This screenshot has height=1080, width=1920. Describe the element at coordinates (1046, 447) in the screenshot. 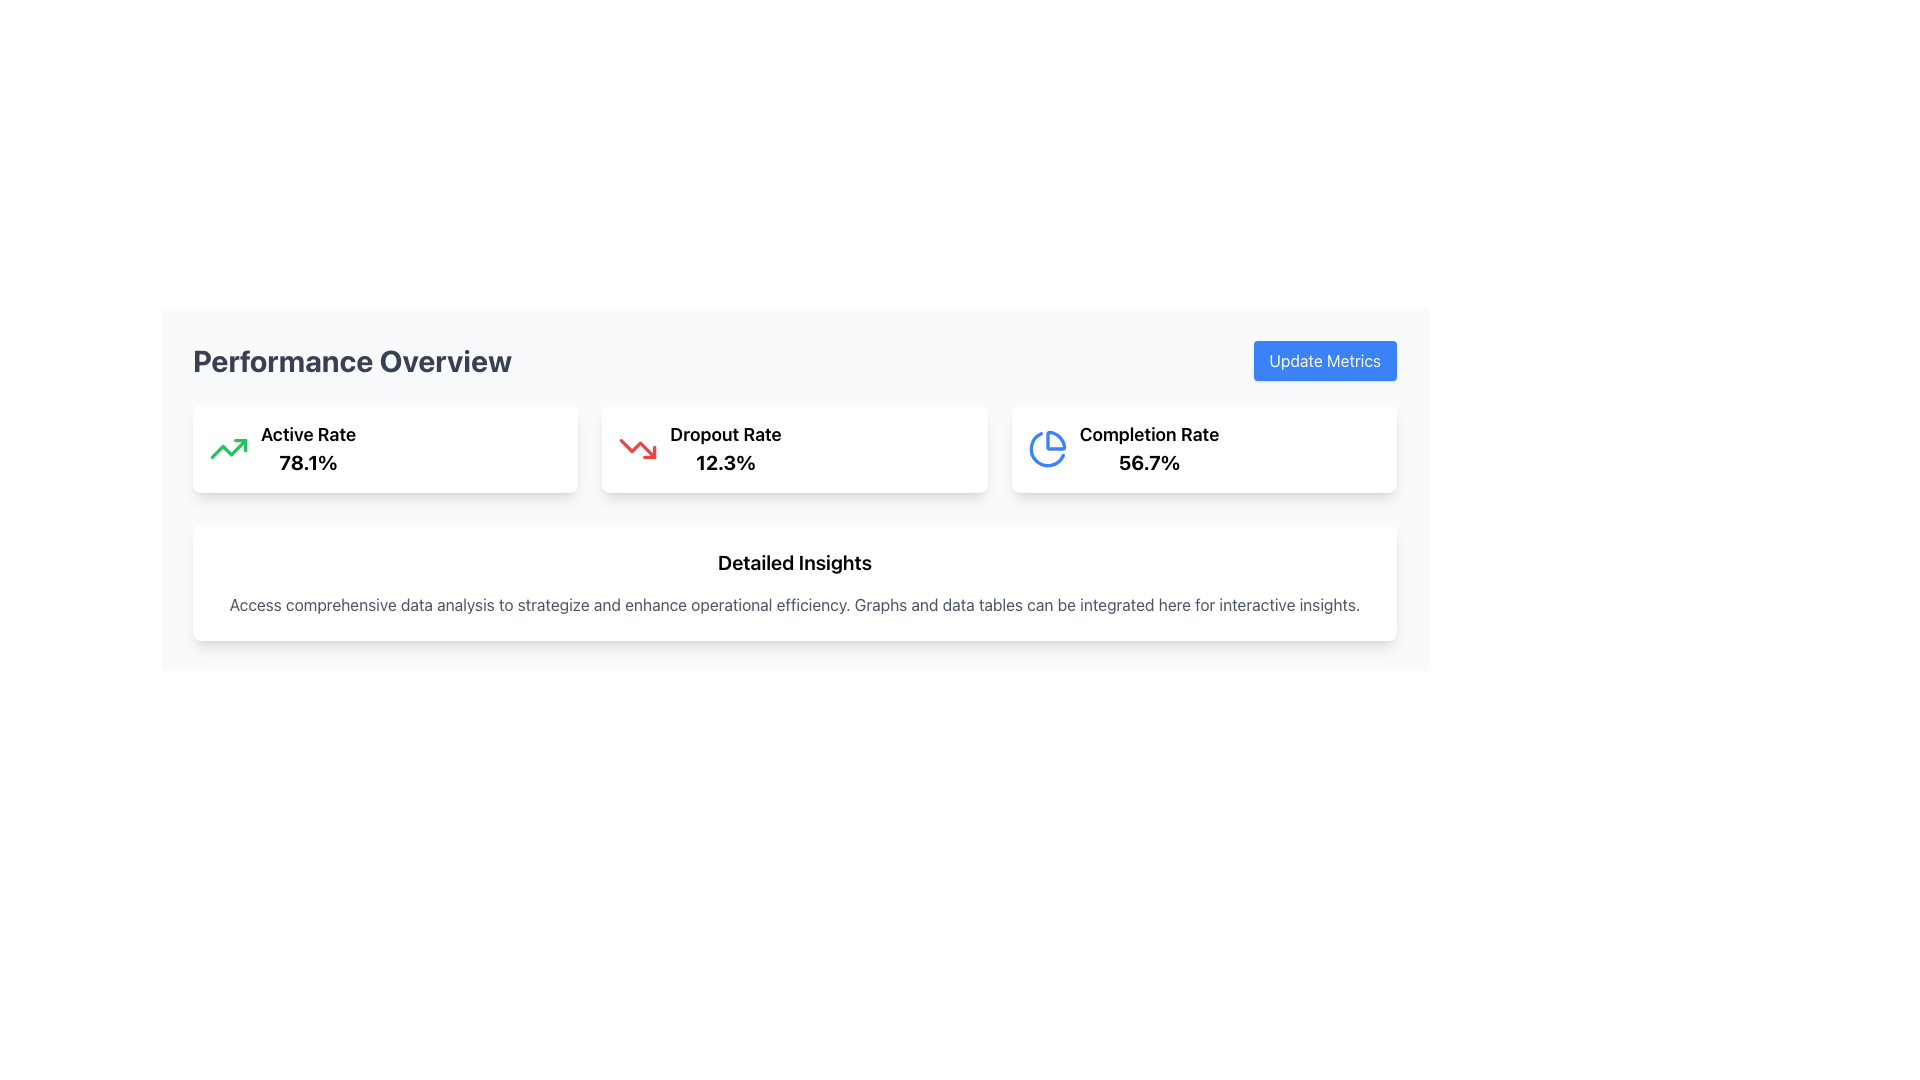

I see `the circular pie chart icon representing the 'Completion Rate' with a percentage of '56.7%', located at the left of the card's header text` at that location.